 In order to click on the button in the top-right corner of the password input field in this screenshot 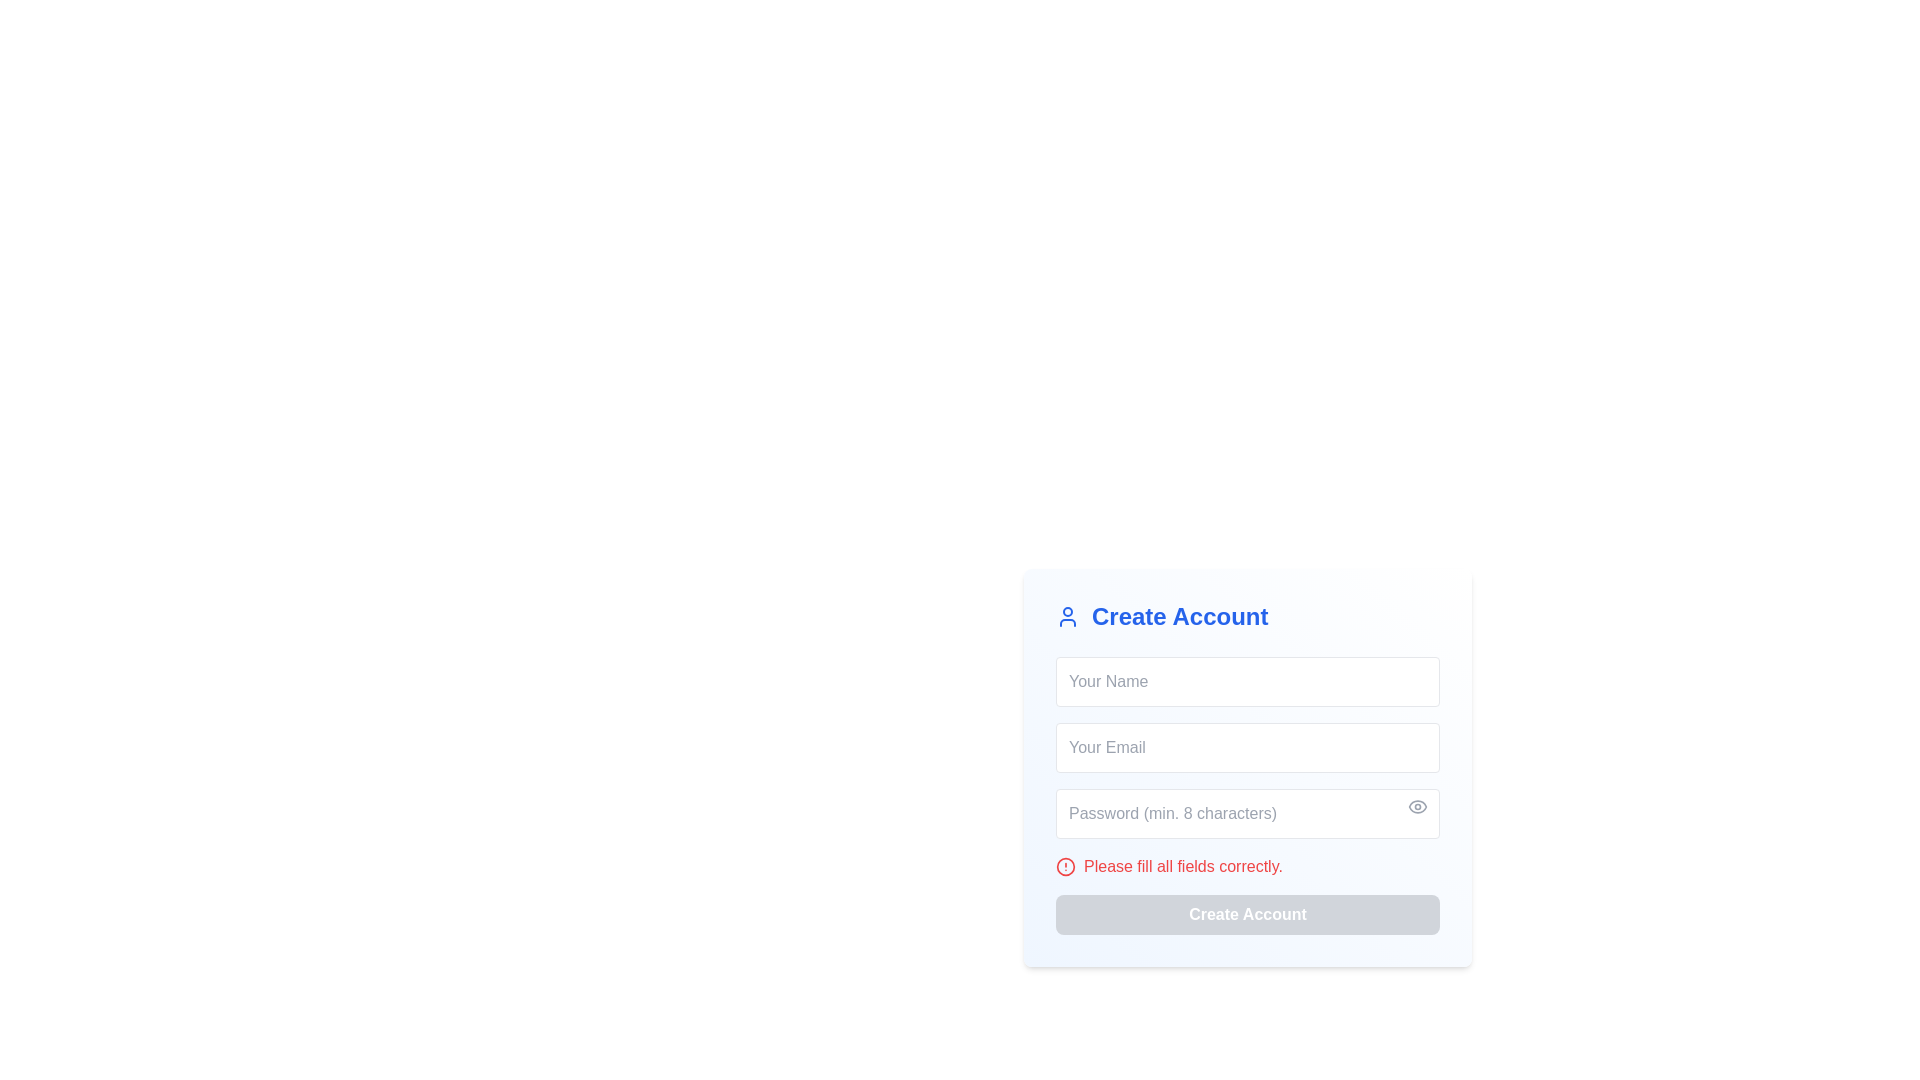, I will do `click(1416, 805)`.